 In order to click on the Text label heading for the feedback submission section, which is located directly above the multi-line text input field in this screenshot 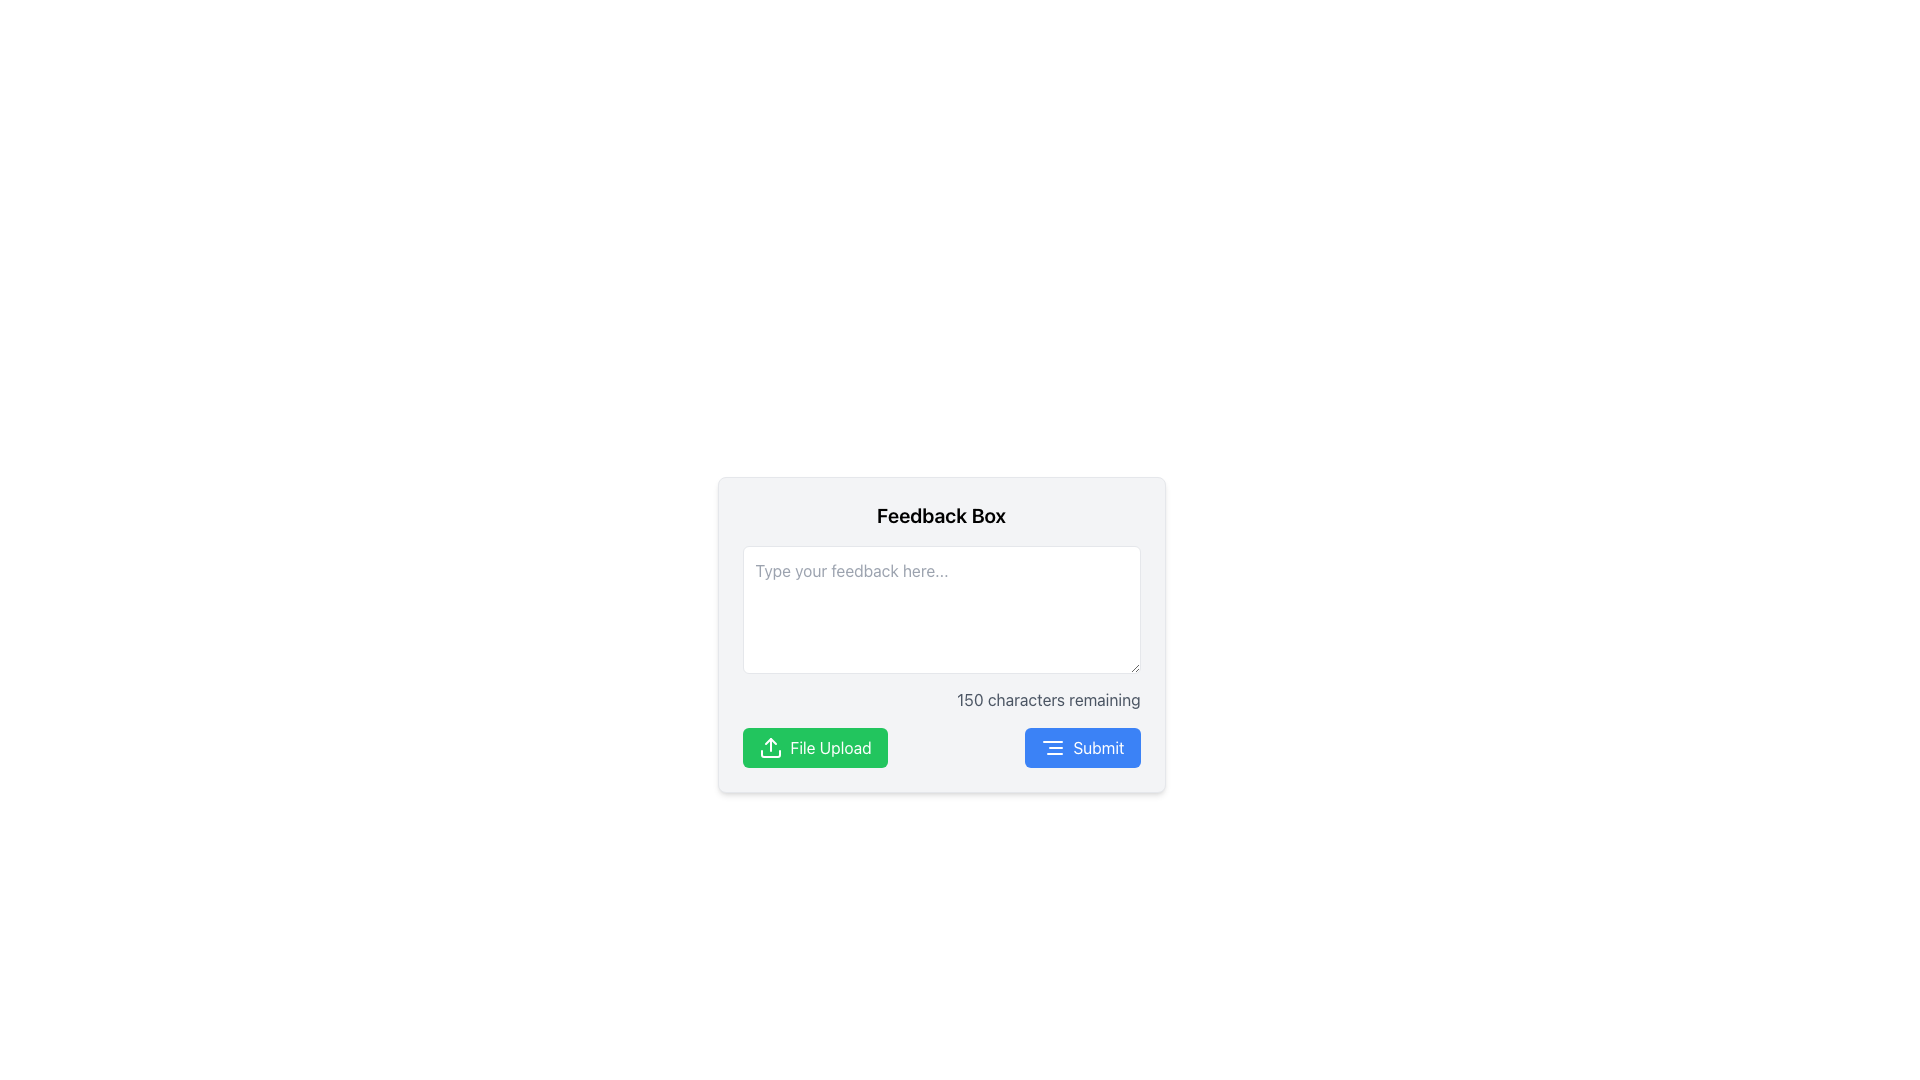, I will do `click(940, 515)`.